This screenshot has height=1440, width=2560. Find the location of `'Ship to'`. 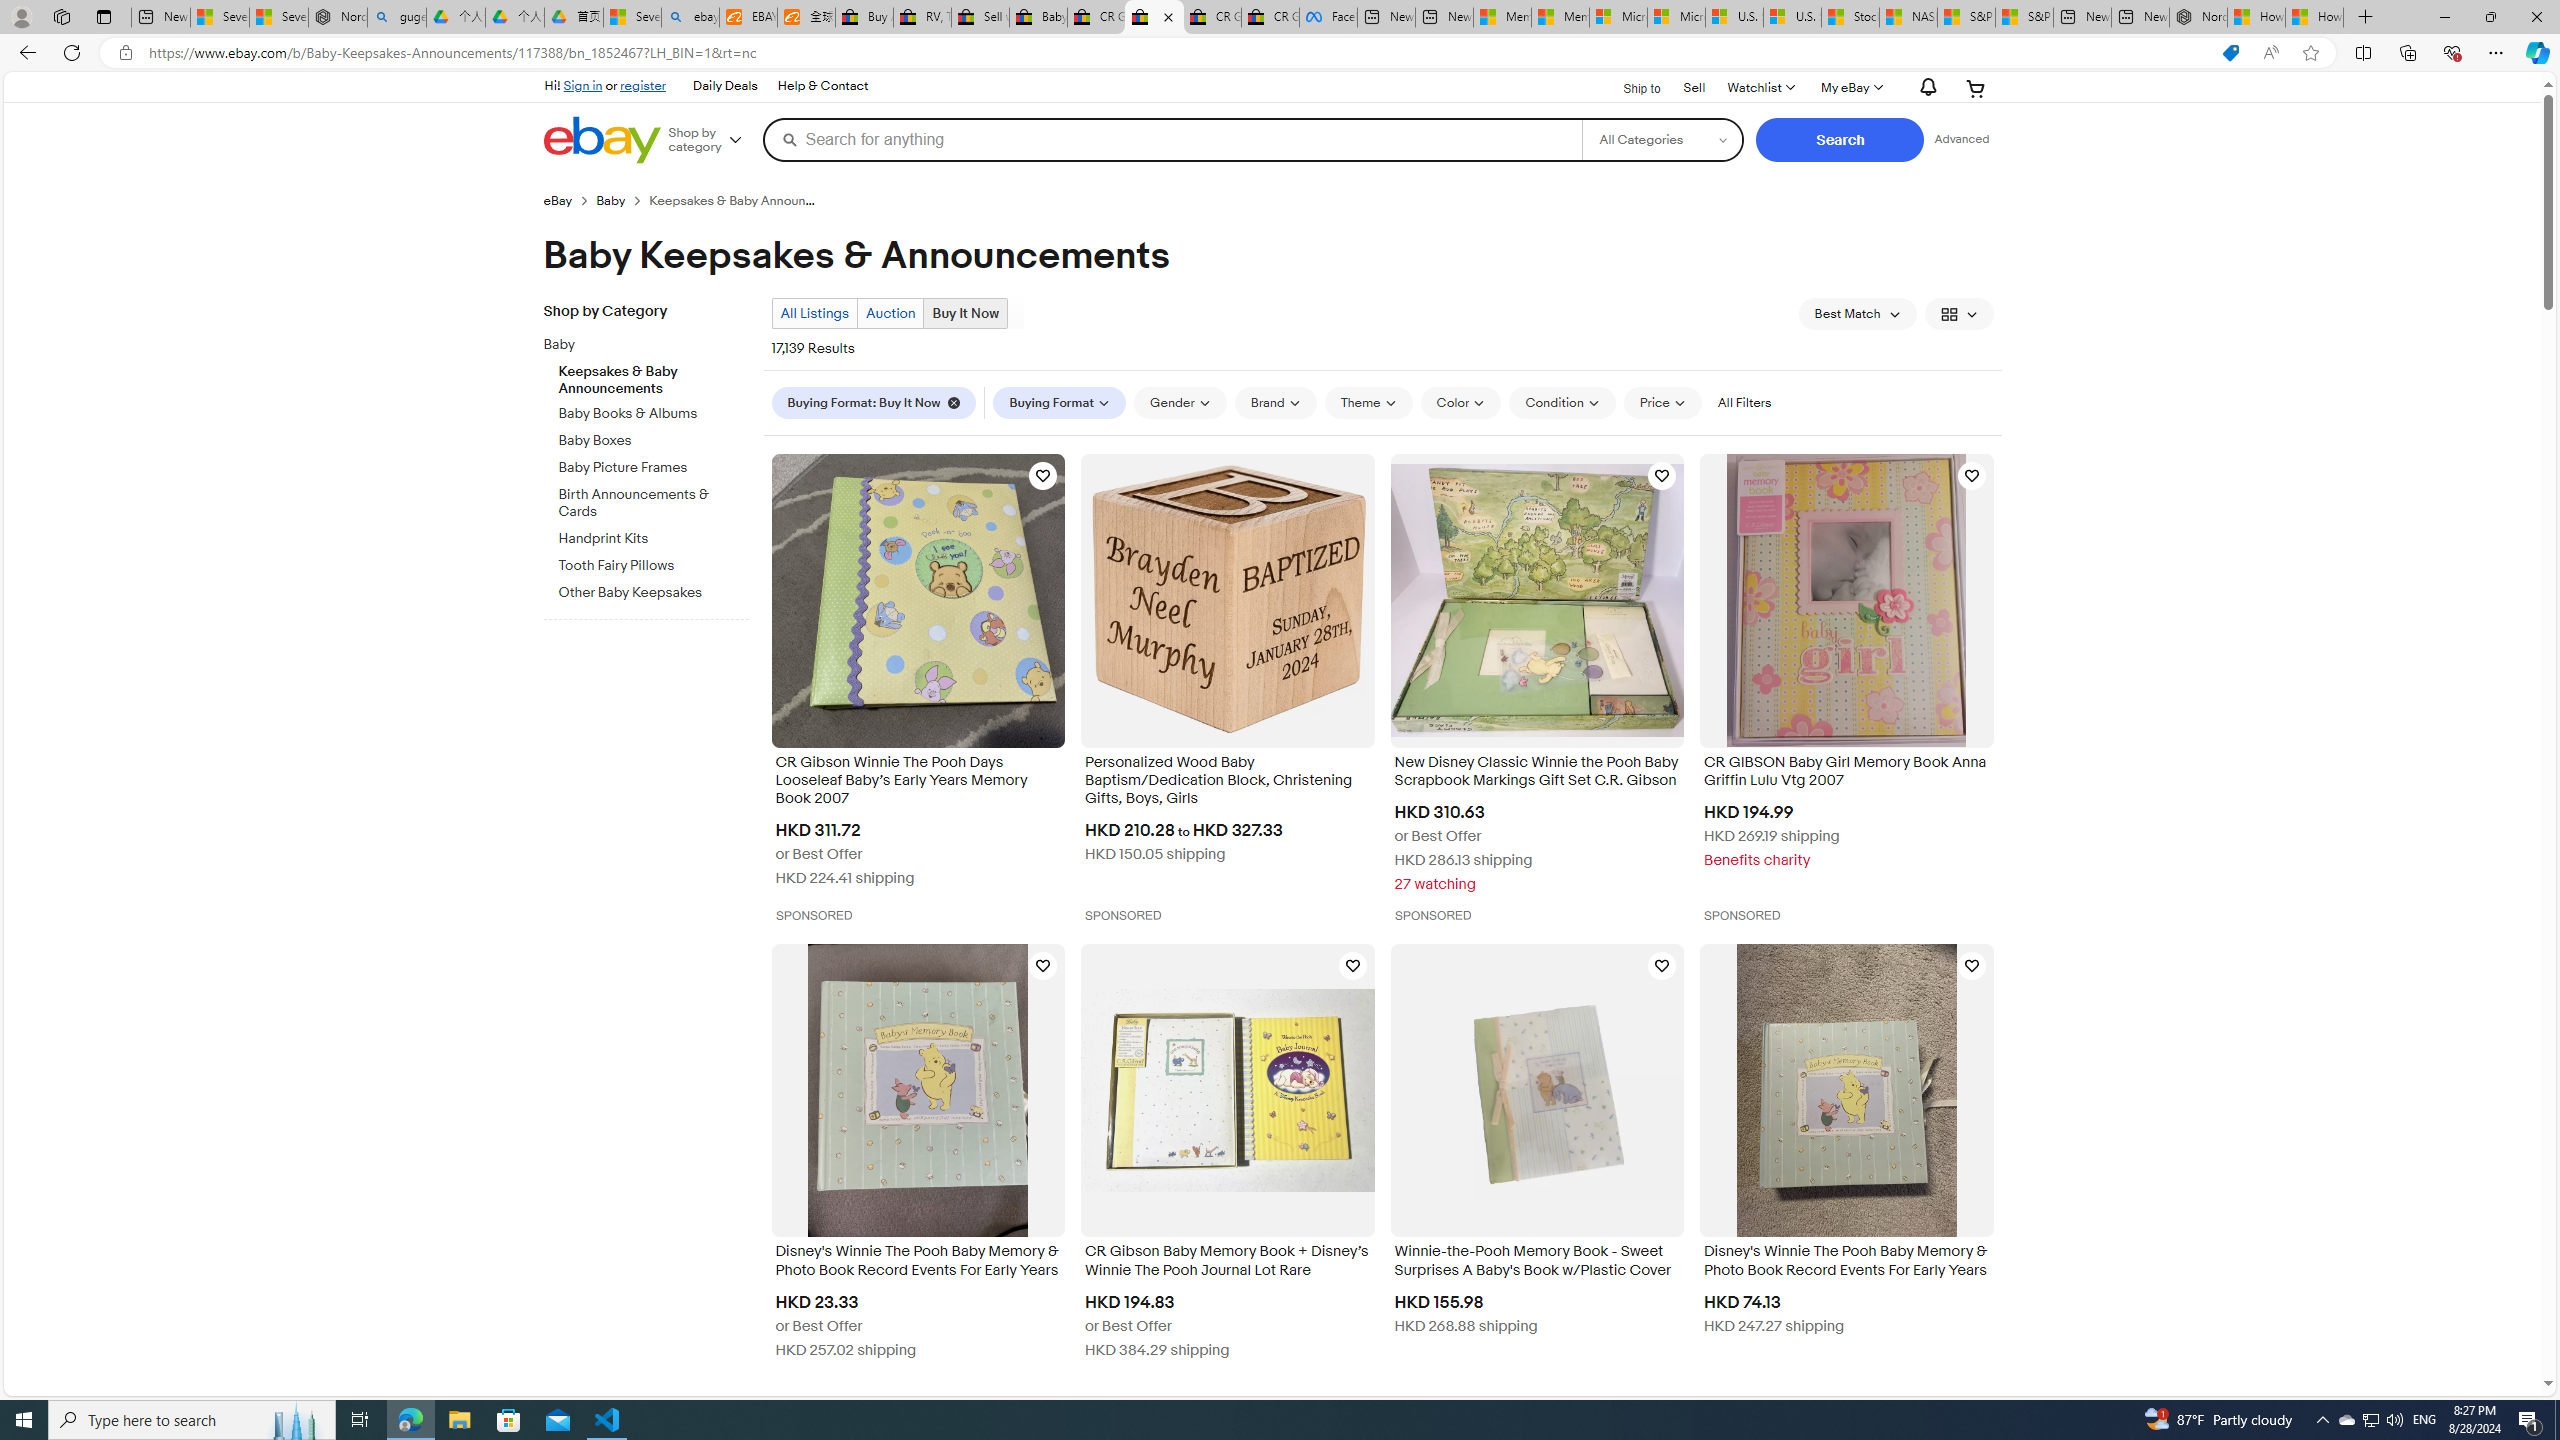

'Ship to' is located at coordinates (1628, 87).